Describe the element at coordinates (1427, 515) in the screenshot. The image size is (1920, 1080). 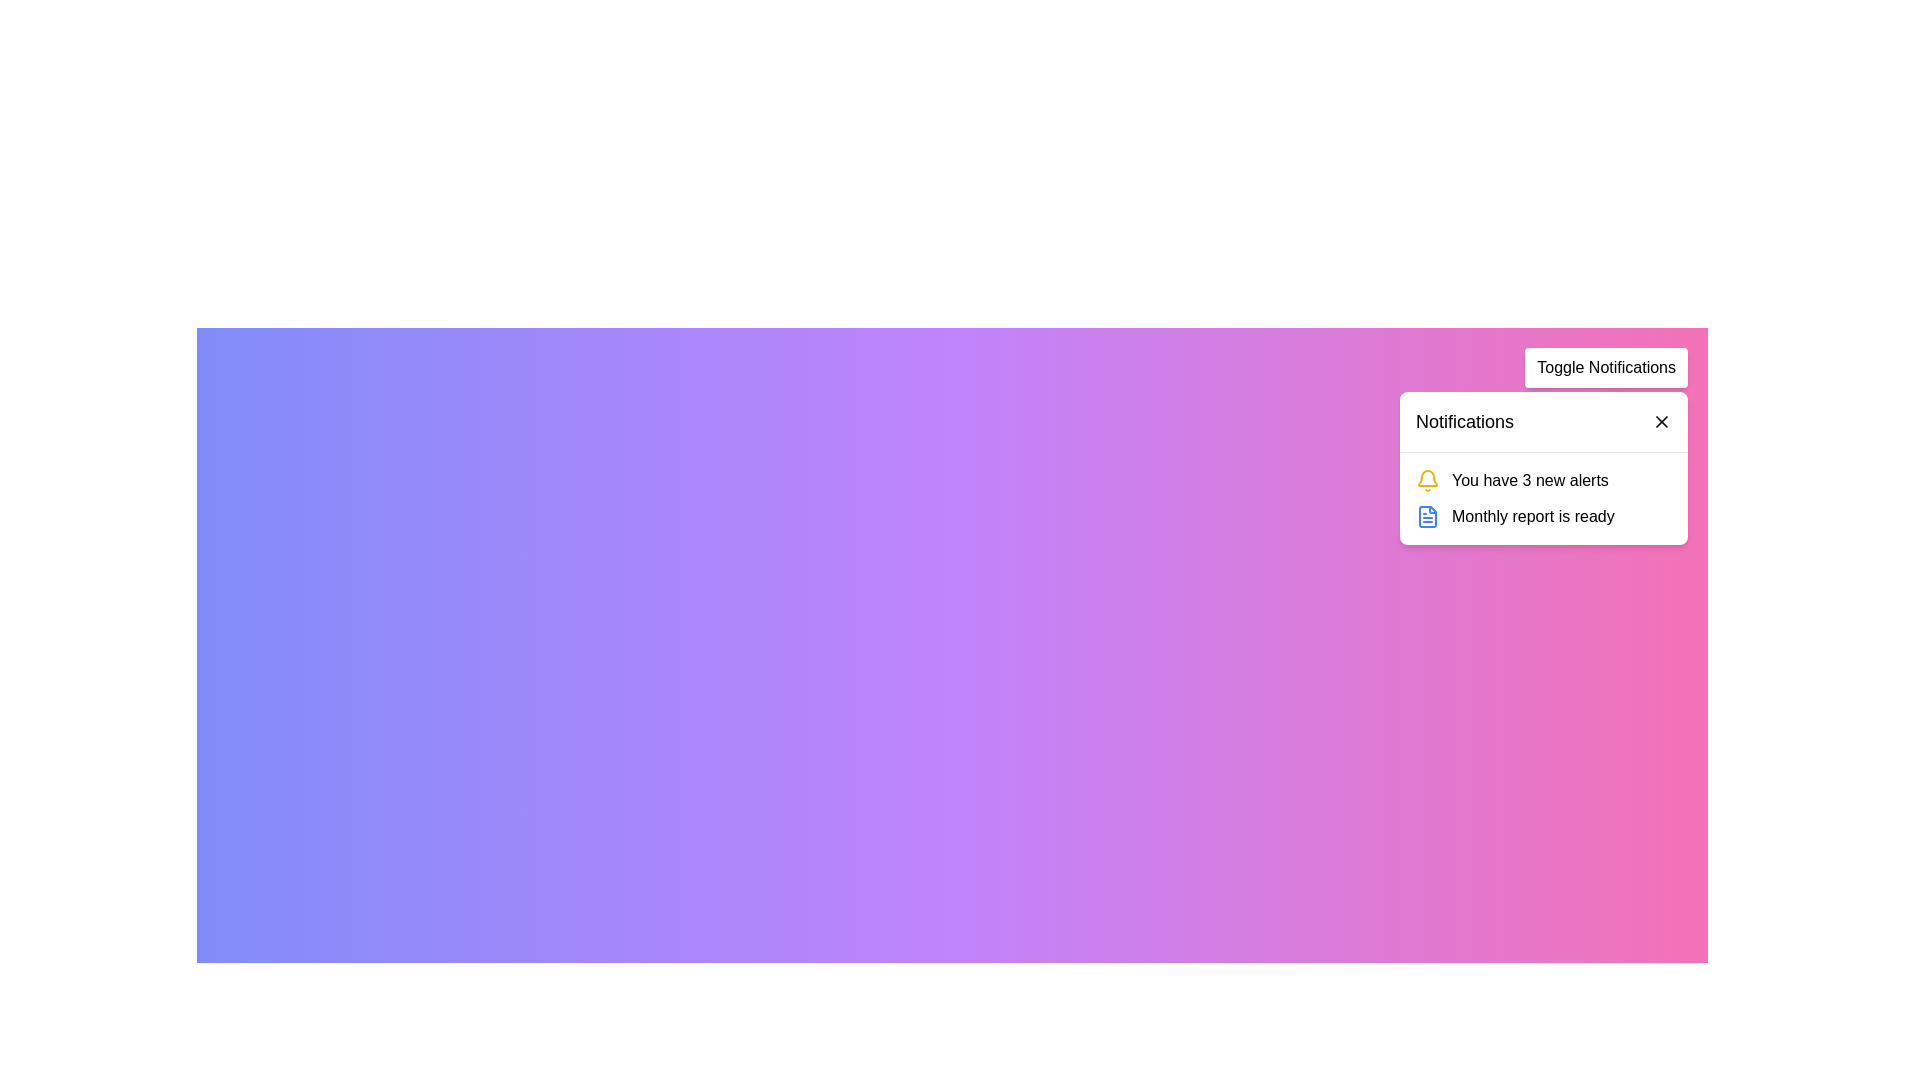
I see `the blue file icon located to the left of the text 'Monthly report is ready'` at that location.